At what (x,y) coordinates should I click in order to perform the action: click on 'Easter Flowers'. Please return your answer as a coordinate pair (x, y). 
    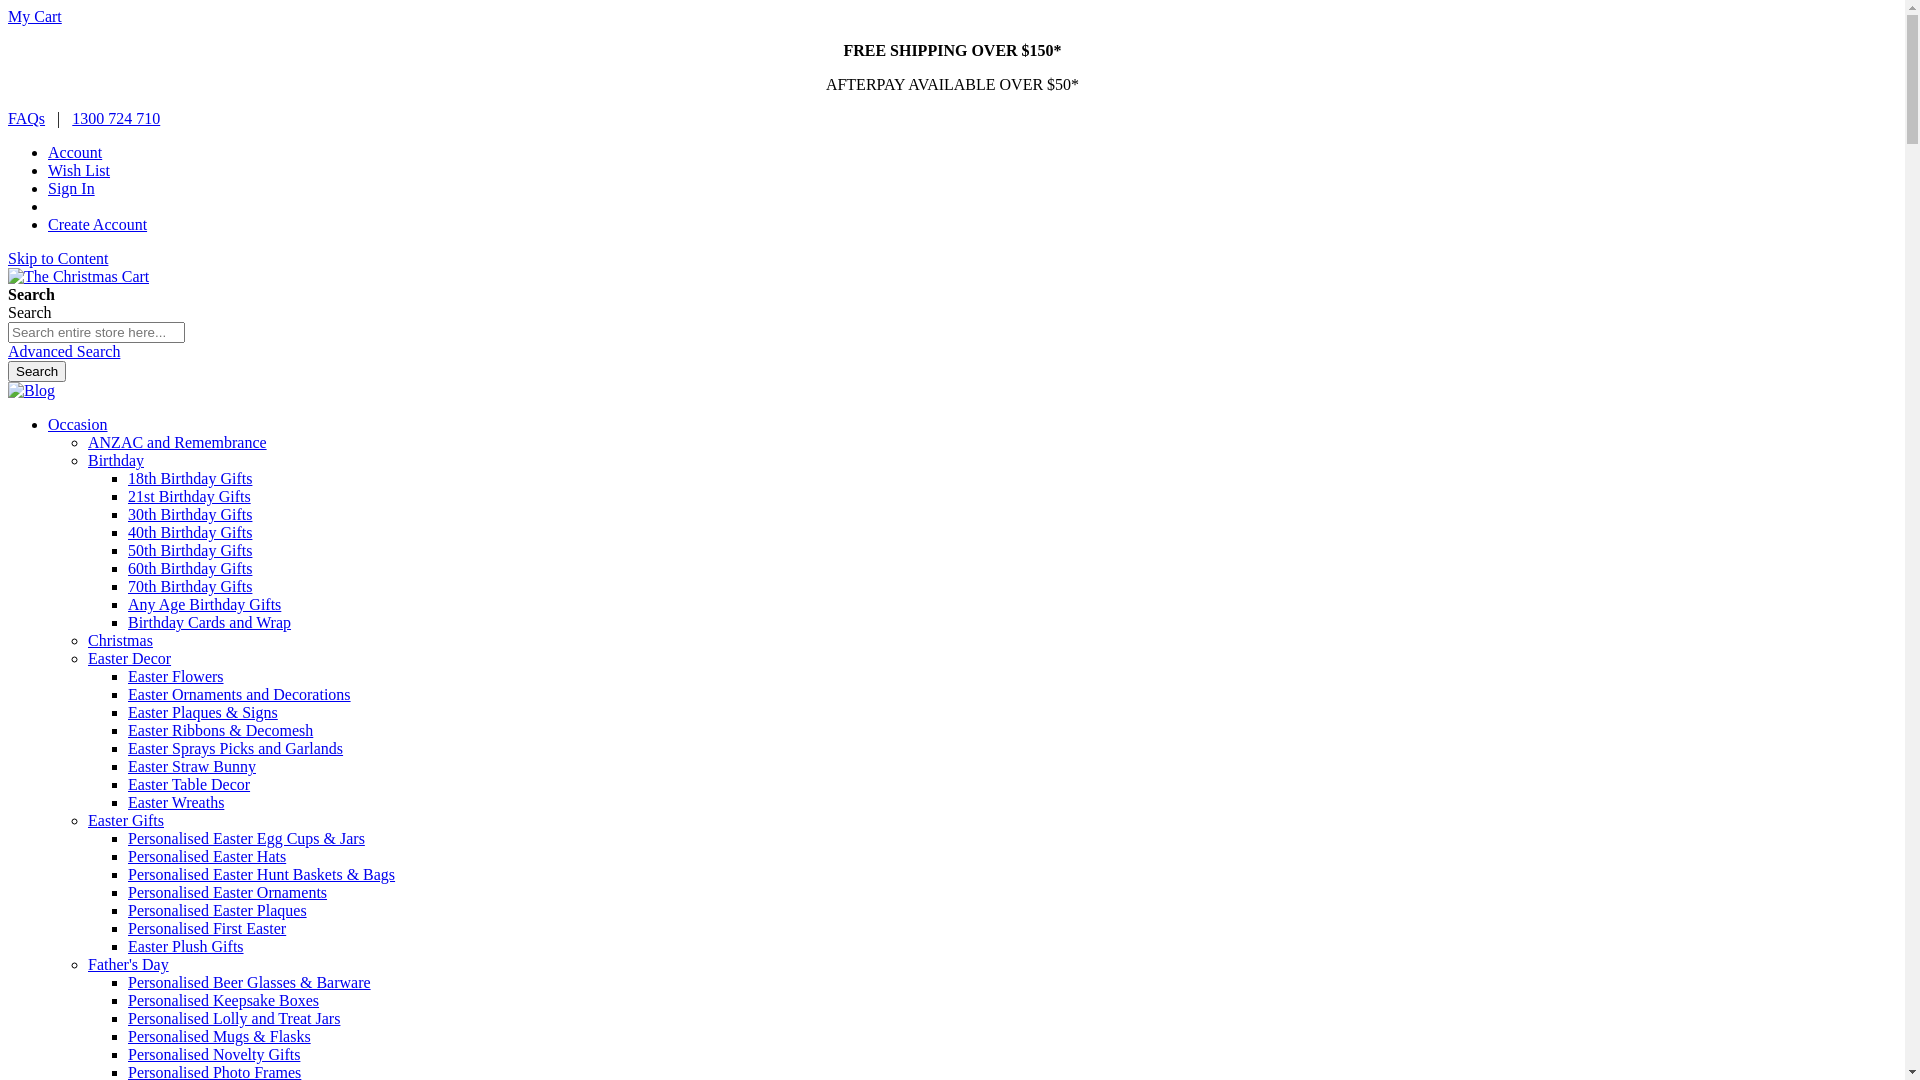
    Looking at the image, I should click on (127, 675).